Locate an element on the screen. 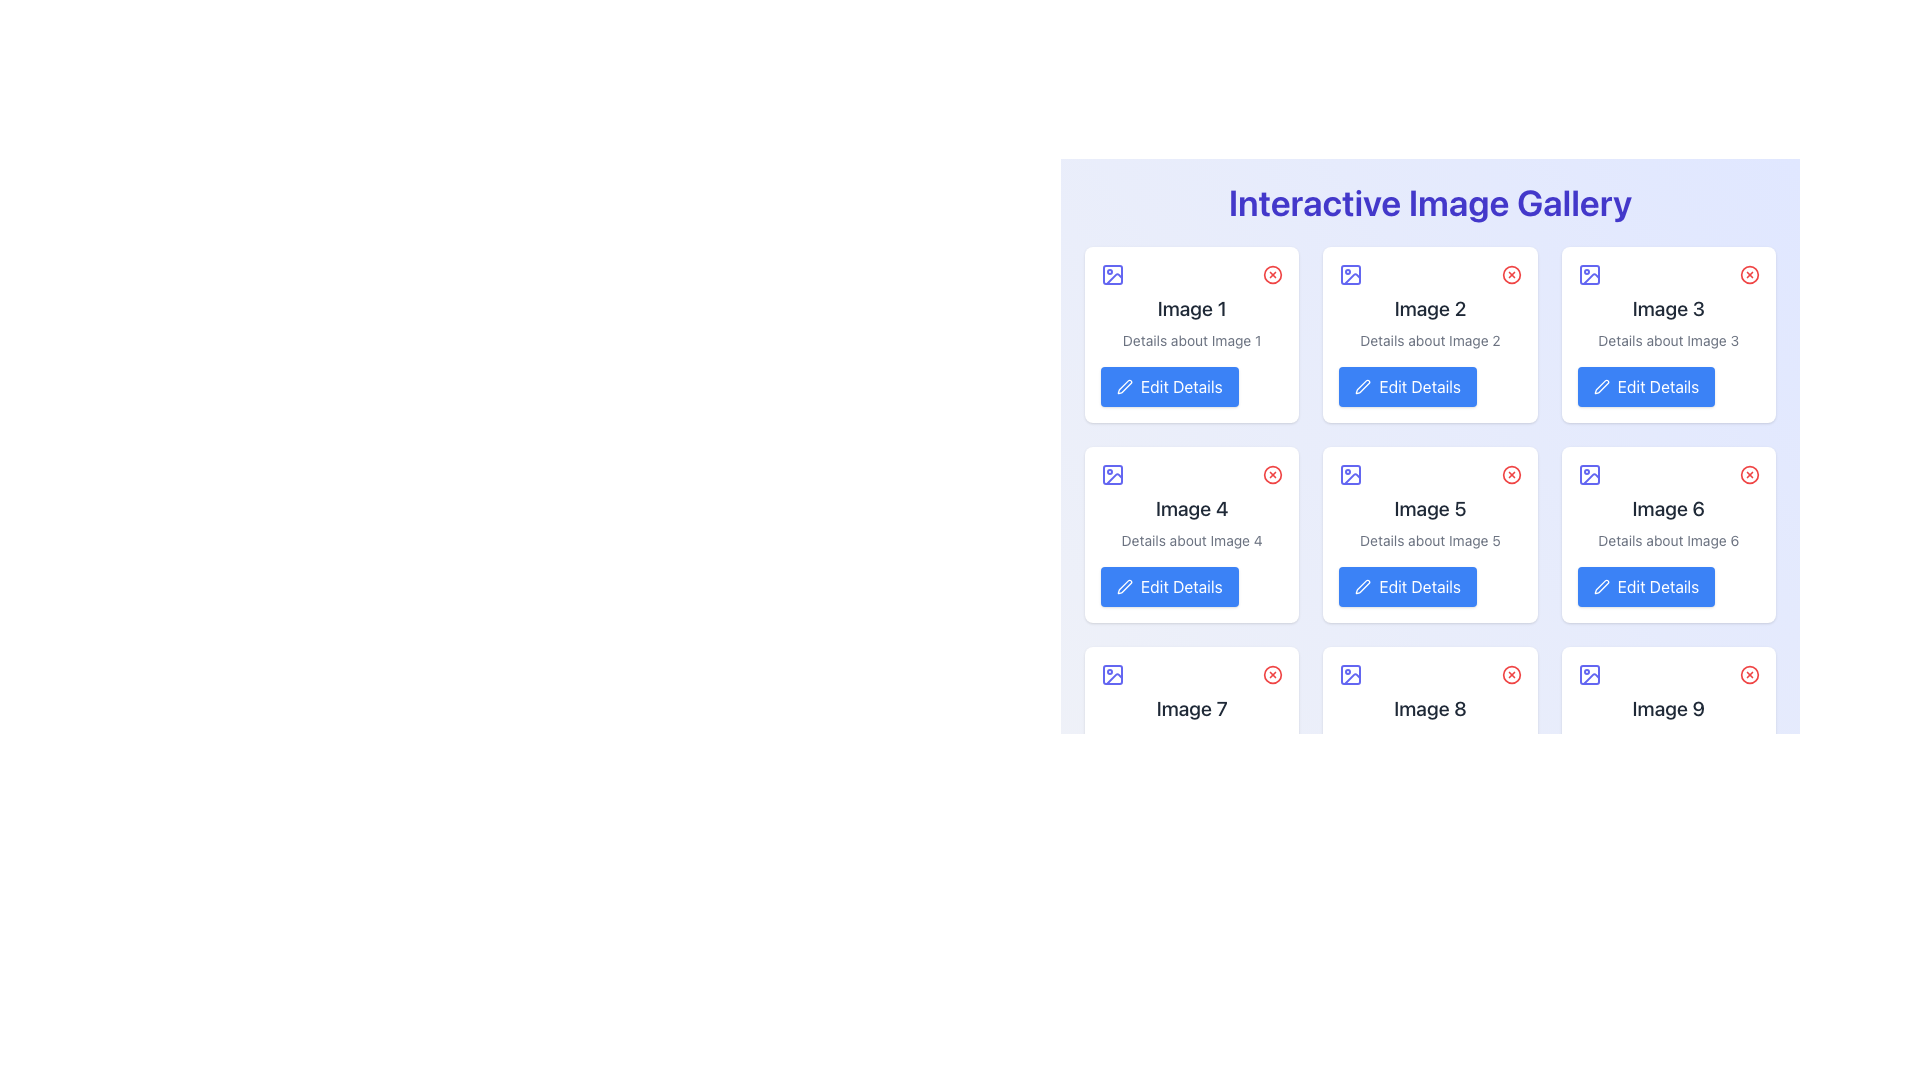 The width and height of the screenshot is (1920, 1080). the square with rounded corners inside the photo icon located at the top left of the 'Image 5' card is located at coordinates (1351, 474).